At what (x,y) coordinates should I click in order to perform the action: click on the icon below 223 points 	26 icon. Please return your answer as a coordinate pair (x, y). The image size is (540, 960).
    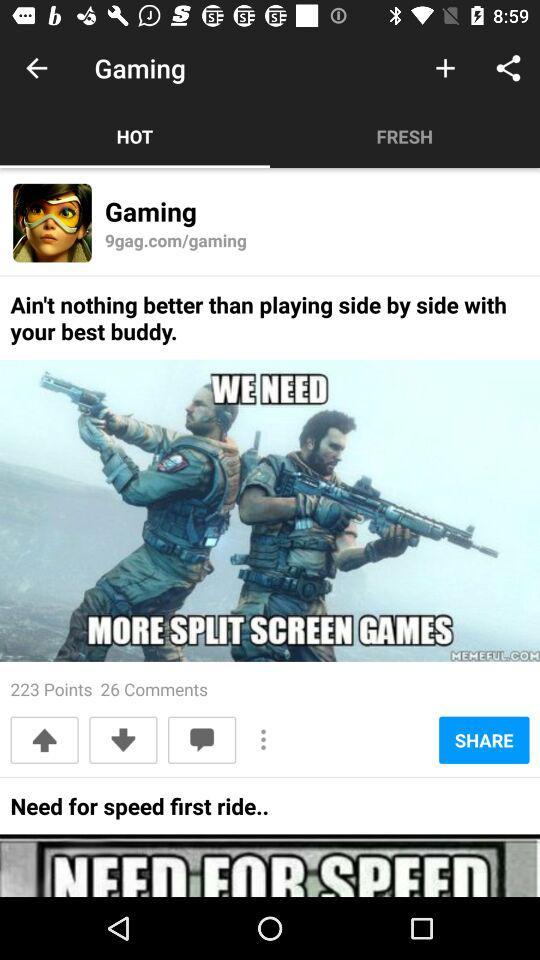
    Looking at the image, I should click on (123, 739).